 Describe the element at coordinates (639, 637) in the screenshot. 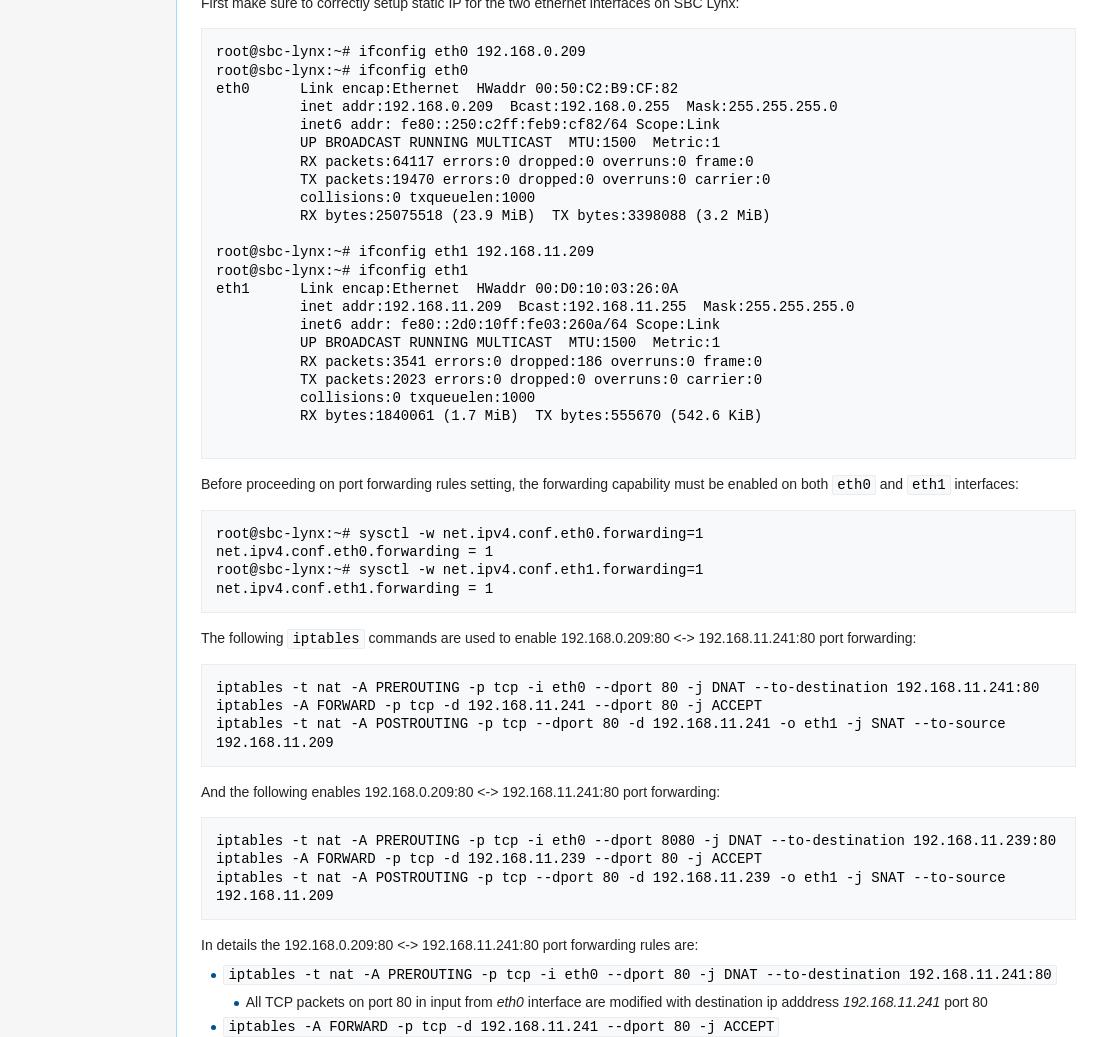

I see `'commands are used to enable 192.168.0.209:80 <-> 192.168.11.241:80 port forwarding:'` at that location.